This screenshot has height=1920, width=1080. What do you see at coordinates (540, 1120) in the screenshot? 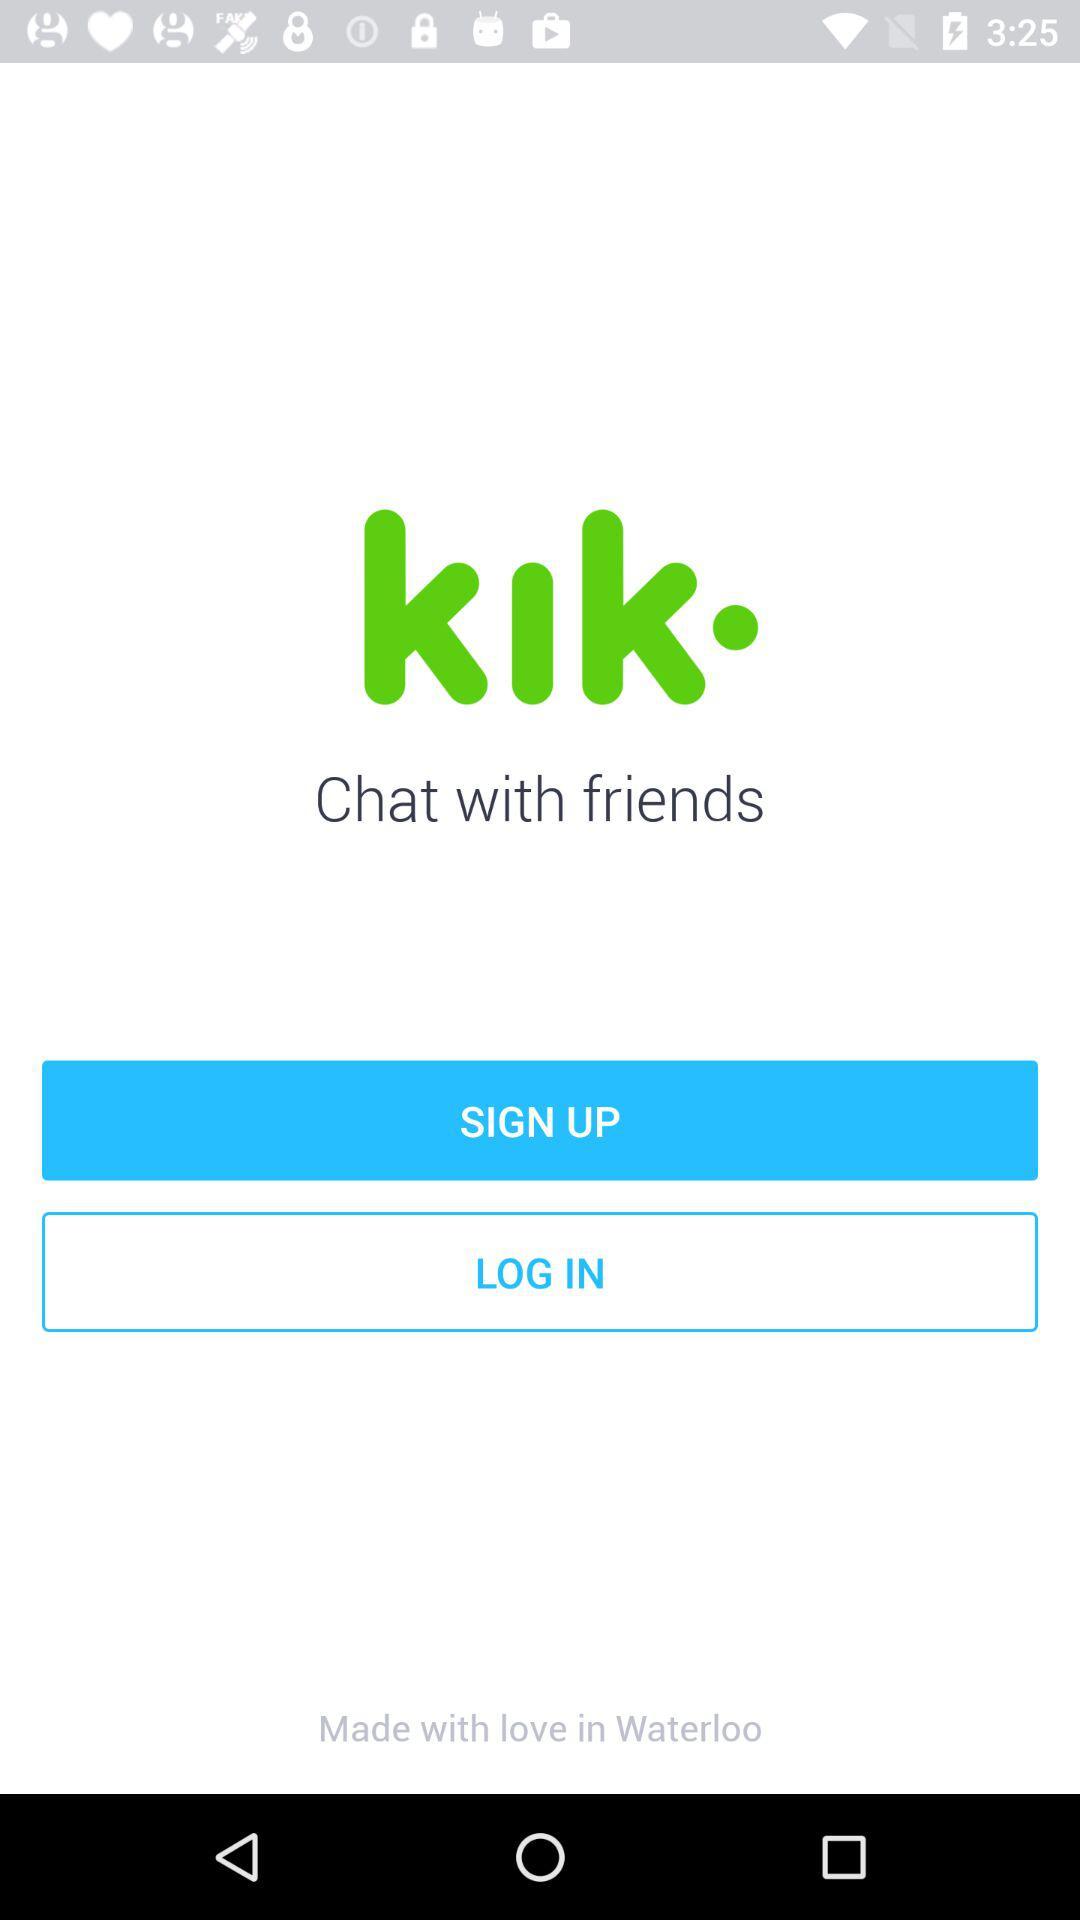
I see `the icon above the log in icon` at bounding box center [540, 1120].